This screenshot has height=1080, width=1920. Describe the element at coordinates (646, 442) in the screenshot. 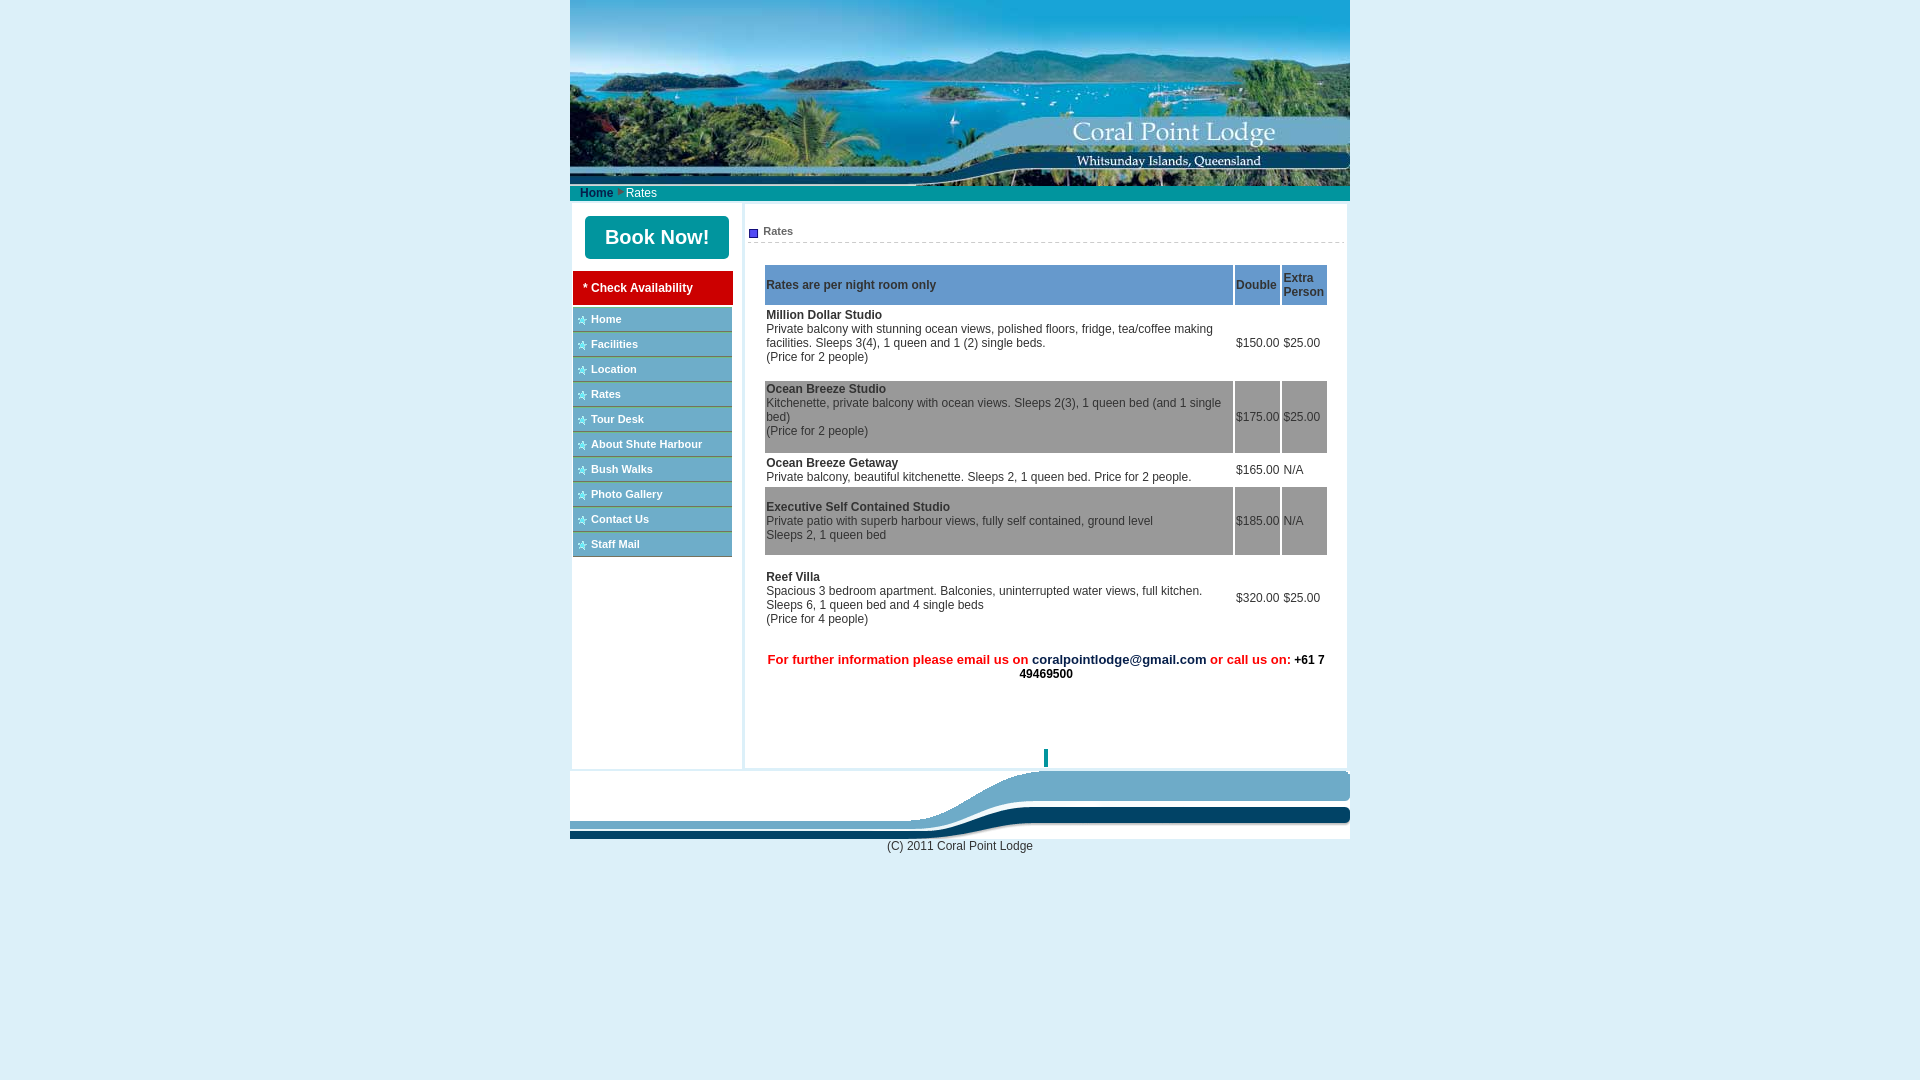

I see `'About Shute Harbour'` at that location.